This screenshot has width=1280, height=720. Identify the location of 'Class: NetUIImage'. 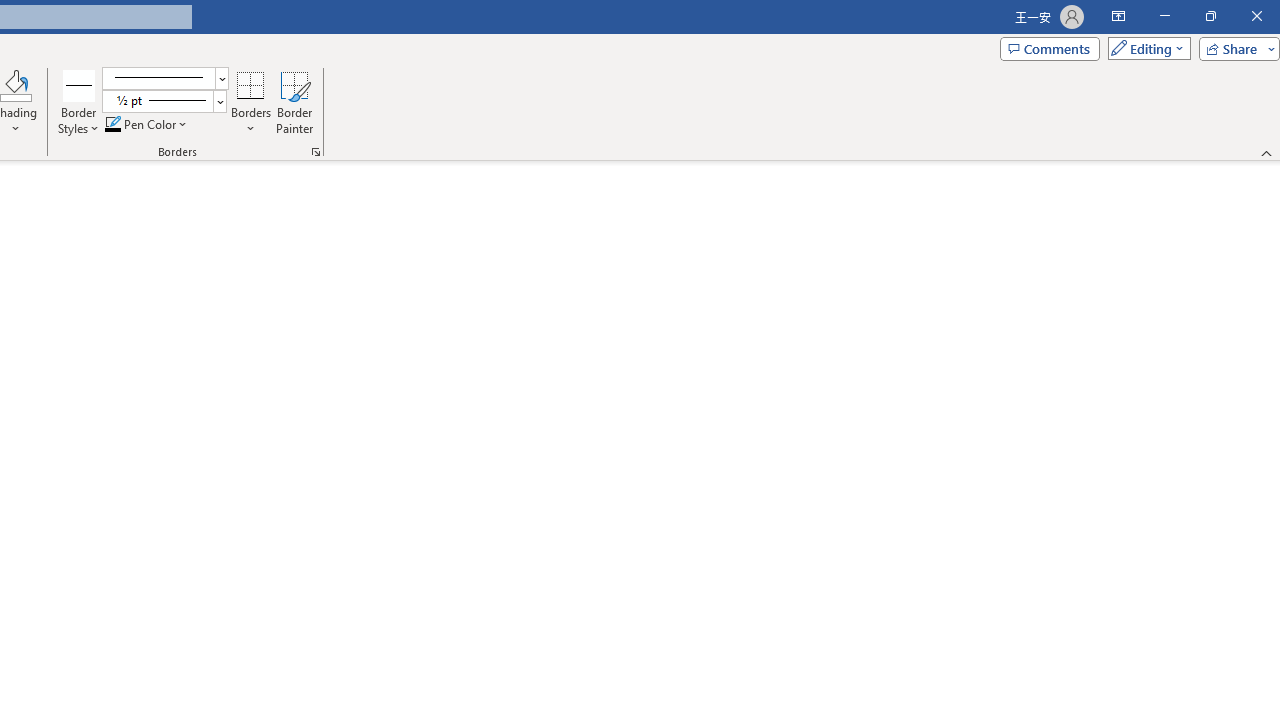
(156, 100).